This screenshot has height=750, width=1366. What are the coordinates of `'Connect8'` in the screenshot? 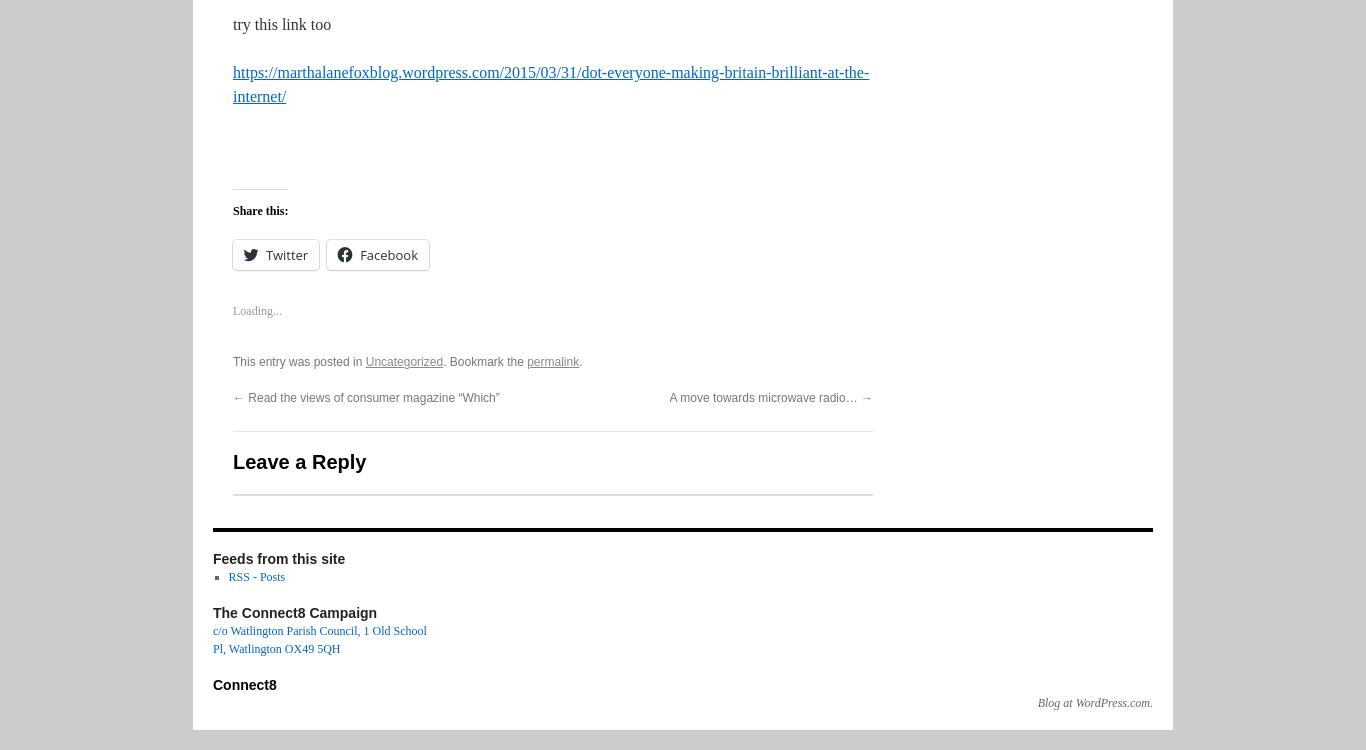 It's located at (244, 684).